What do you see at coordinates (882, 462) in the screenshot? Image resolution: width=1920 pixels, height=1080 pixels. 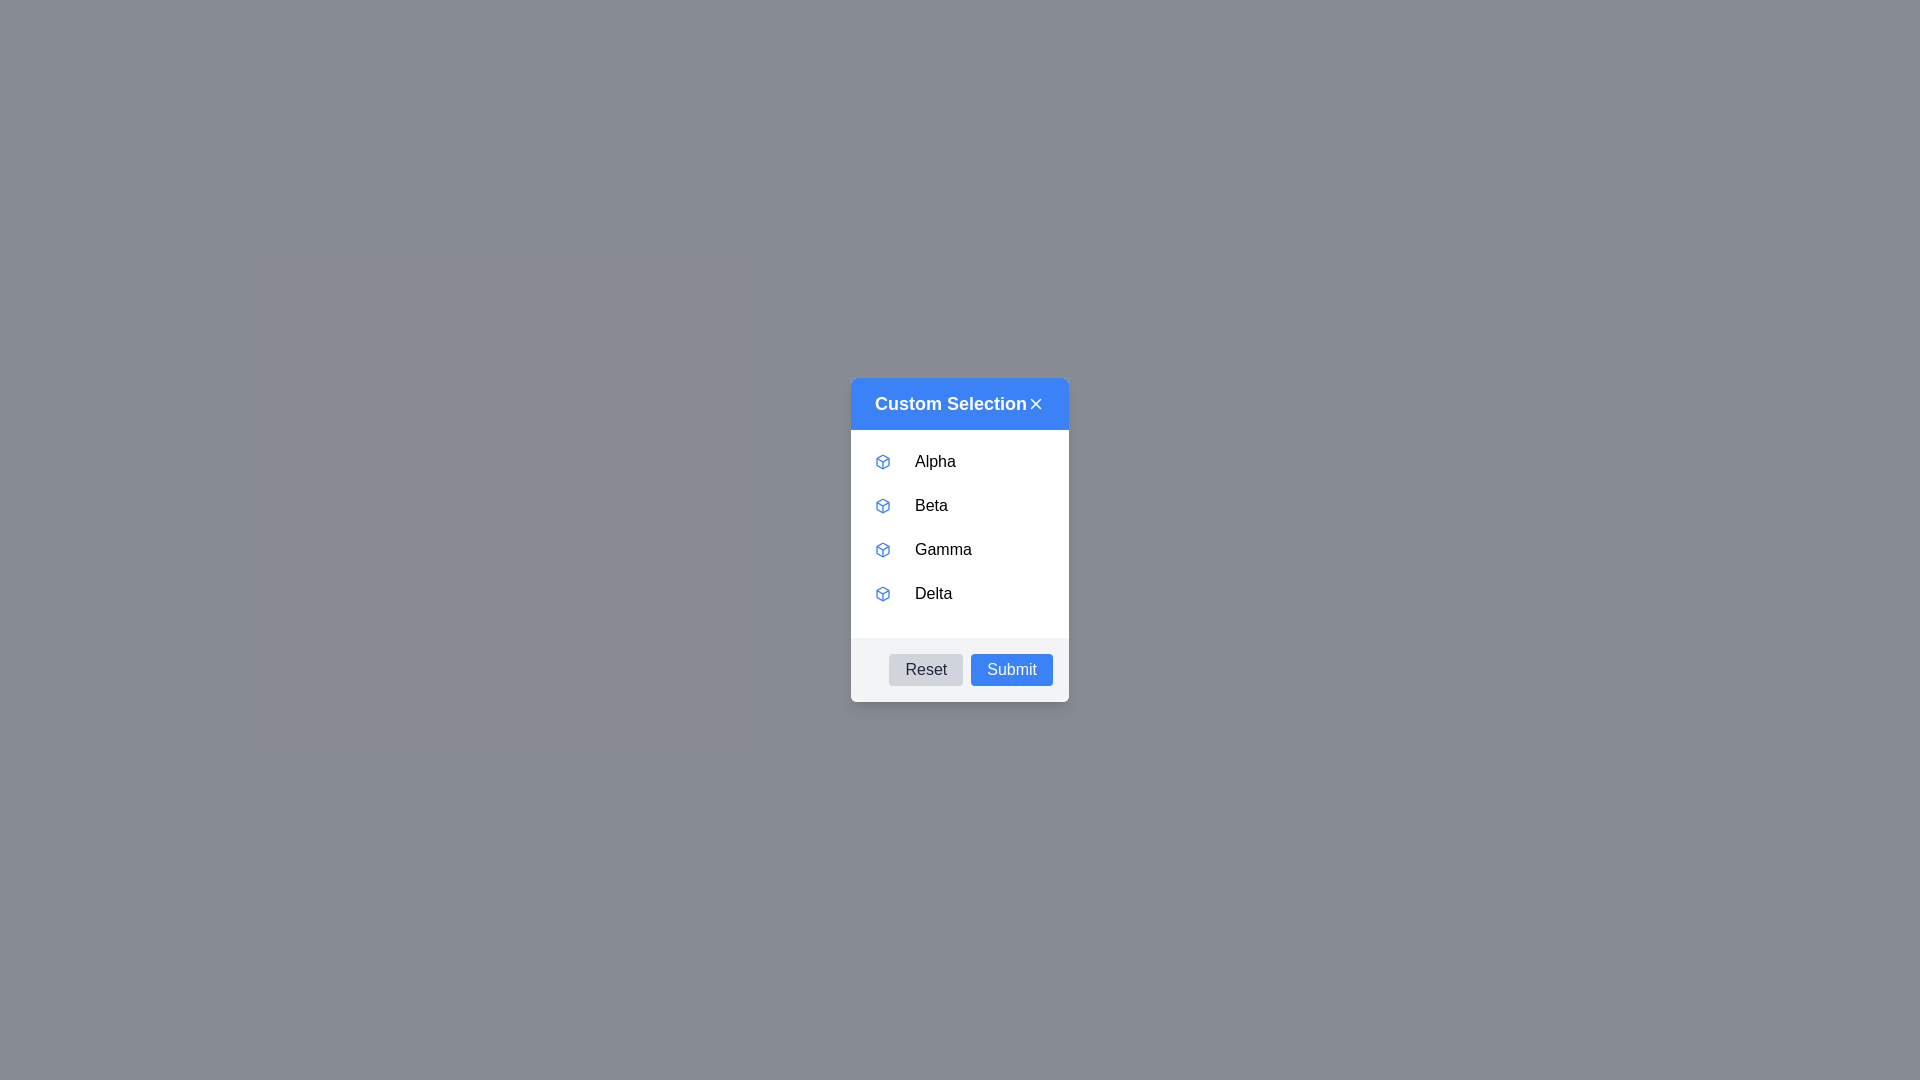 I see `the blue stroke 3D box icon located to the right of the 'Alpha' text label in the 'Custom Selection' dialog` at bounding box center [882, 462].